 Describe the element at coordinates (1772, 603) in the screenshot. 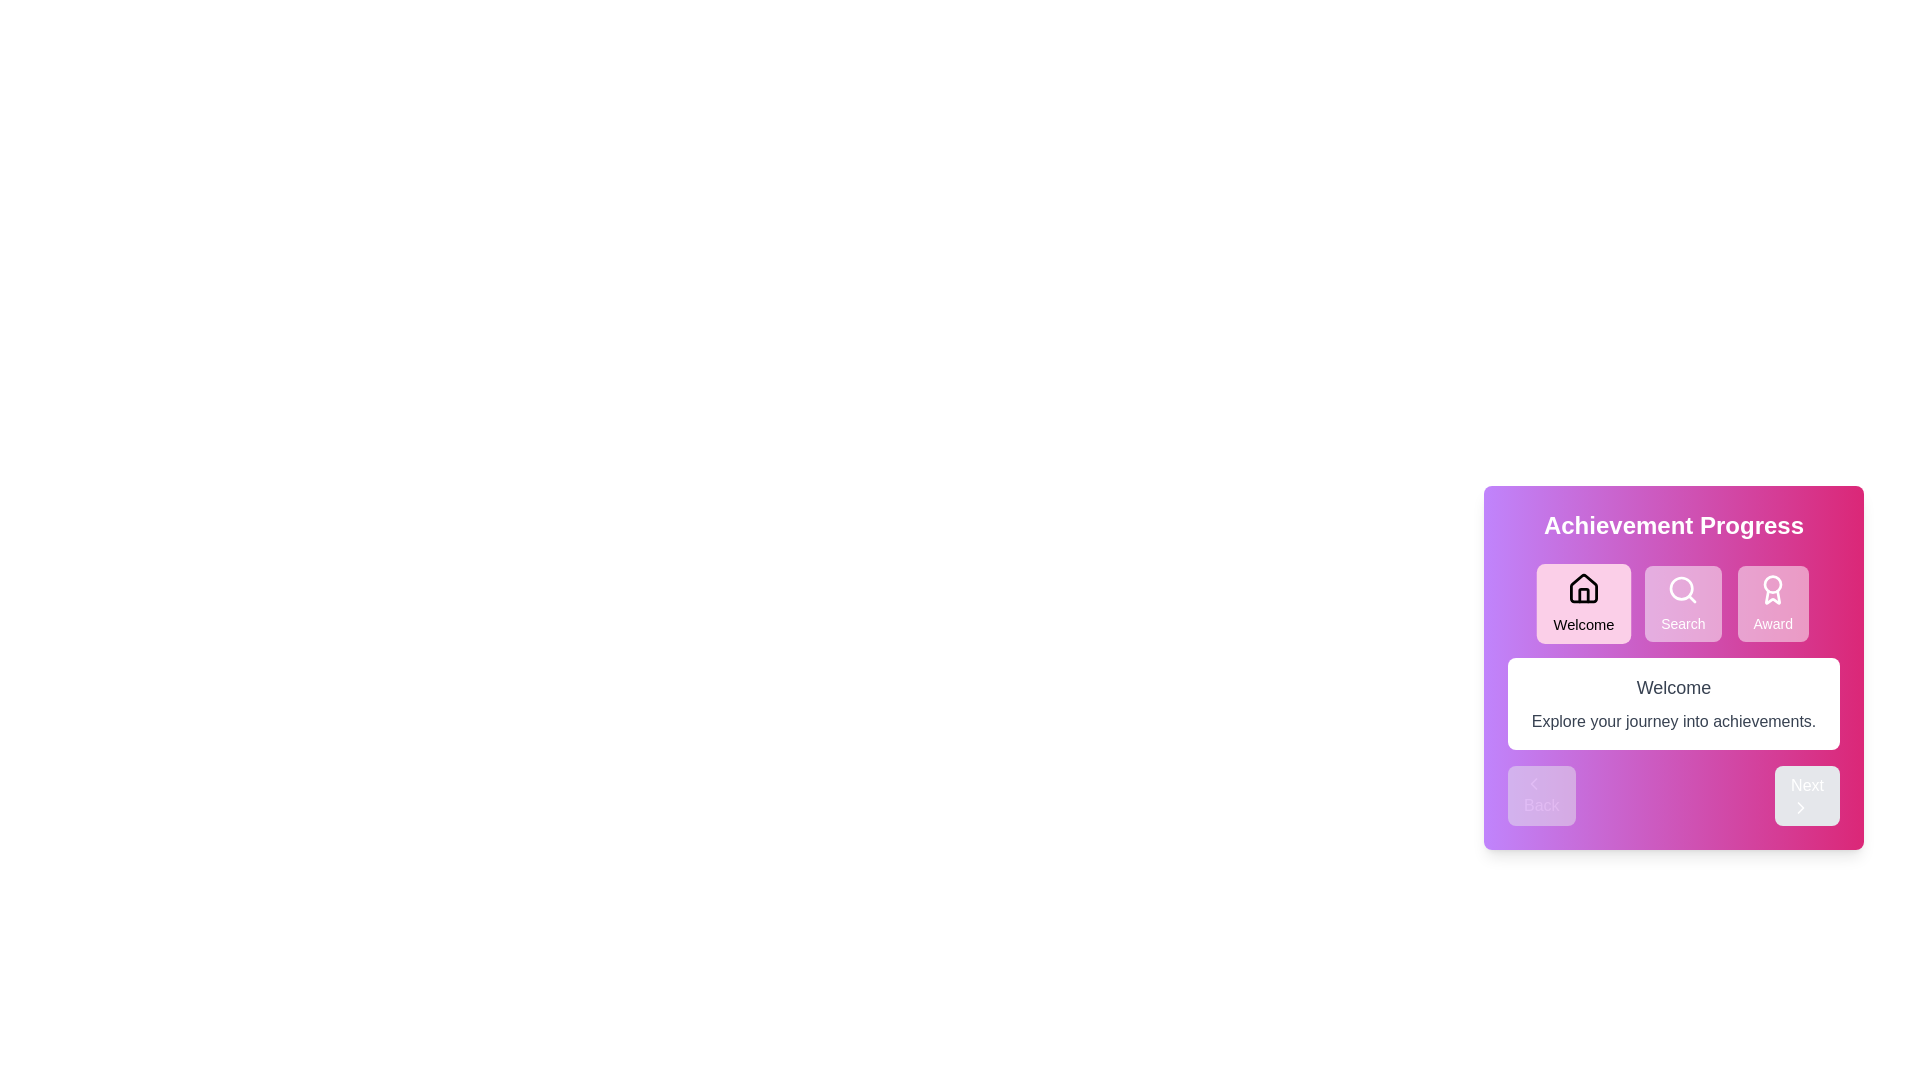

I see `the step button labeled Award to navigate to the respective step` at that location.